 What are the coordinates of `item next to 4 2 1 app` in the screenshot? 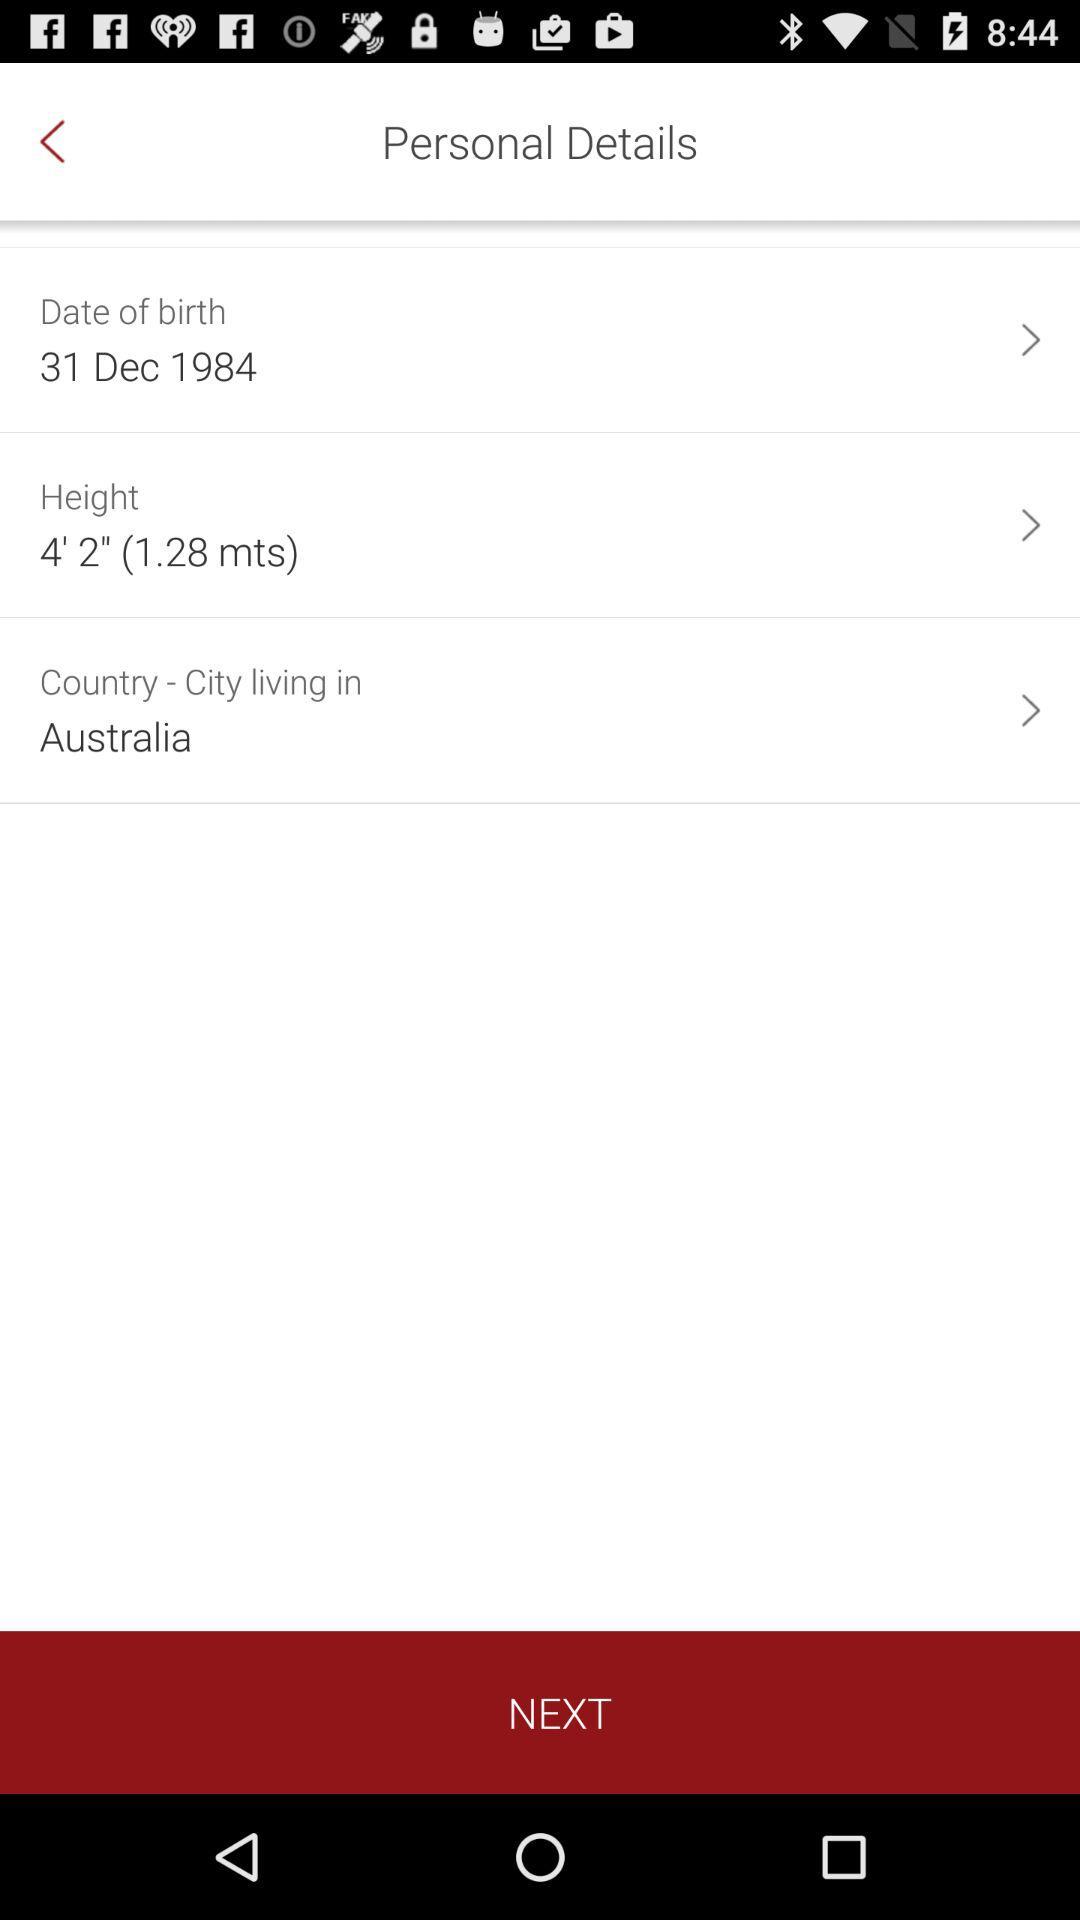 It's located at (1030, 524).